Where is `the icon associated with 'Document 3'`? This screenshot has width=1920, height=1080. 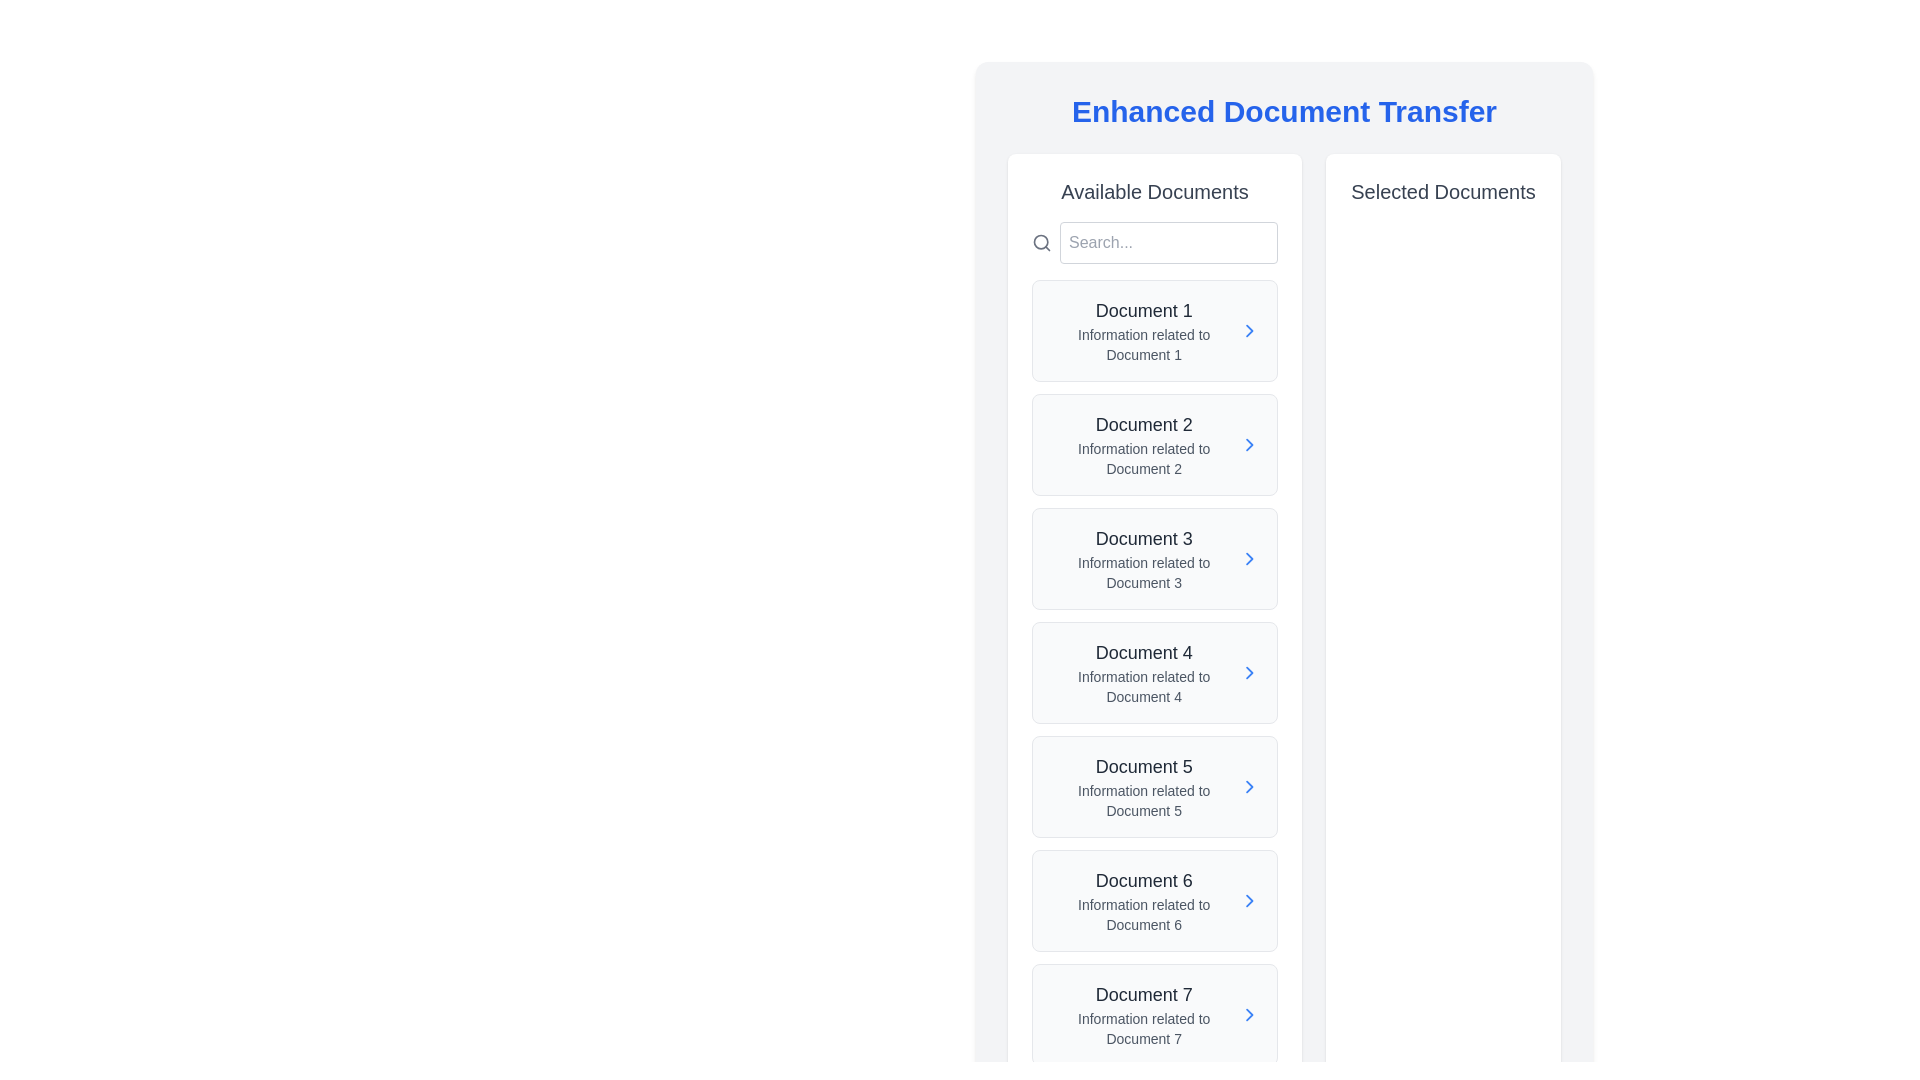
the icon associated with 'Document 3' is located at coordinates (1248, 559).